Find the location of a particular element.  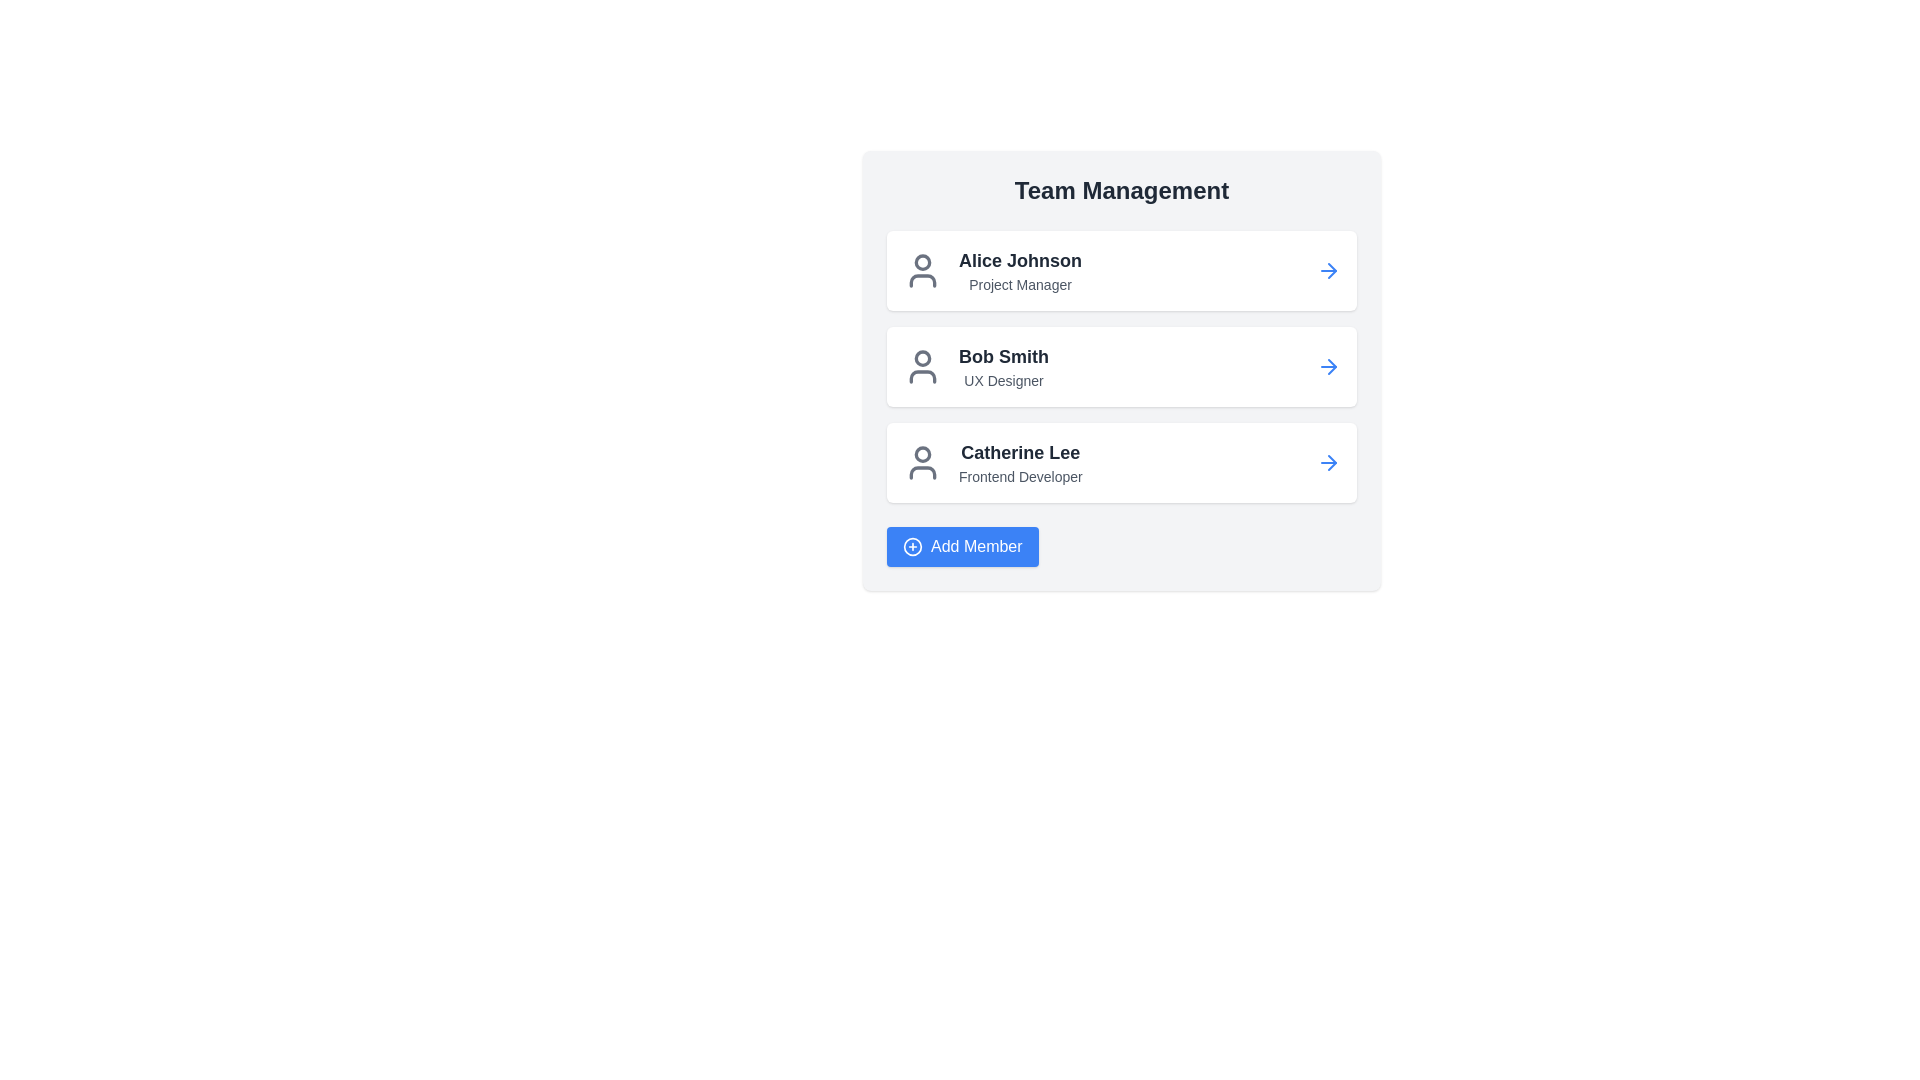

the decorative graphical circle icon located at the upper part of the profile icon next to 'Bob Smith' is located at coordinates (921, 357).